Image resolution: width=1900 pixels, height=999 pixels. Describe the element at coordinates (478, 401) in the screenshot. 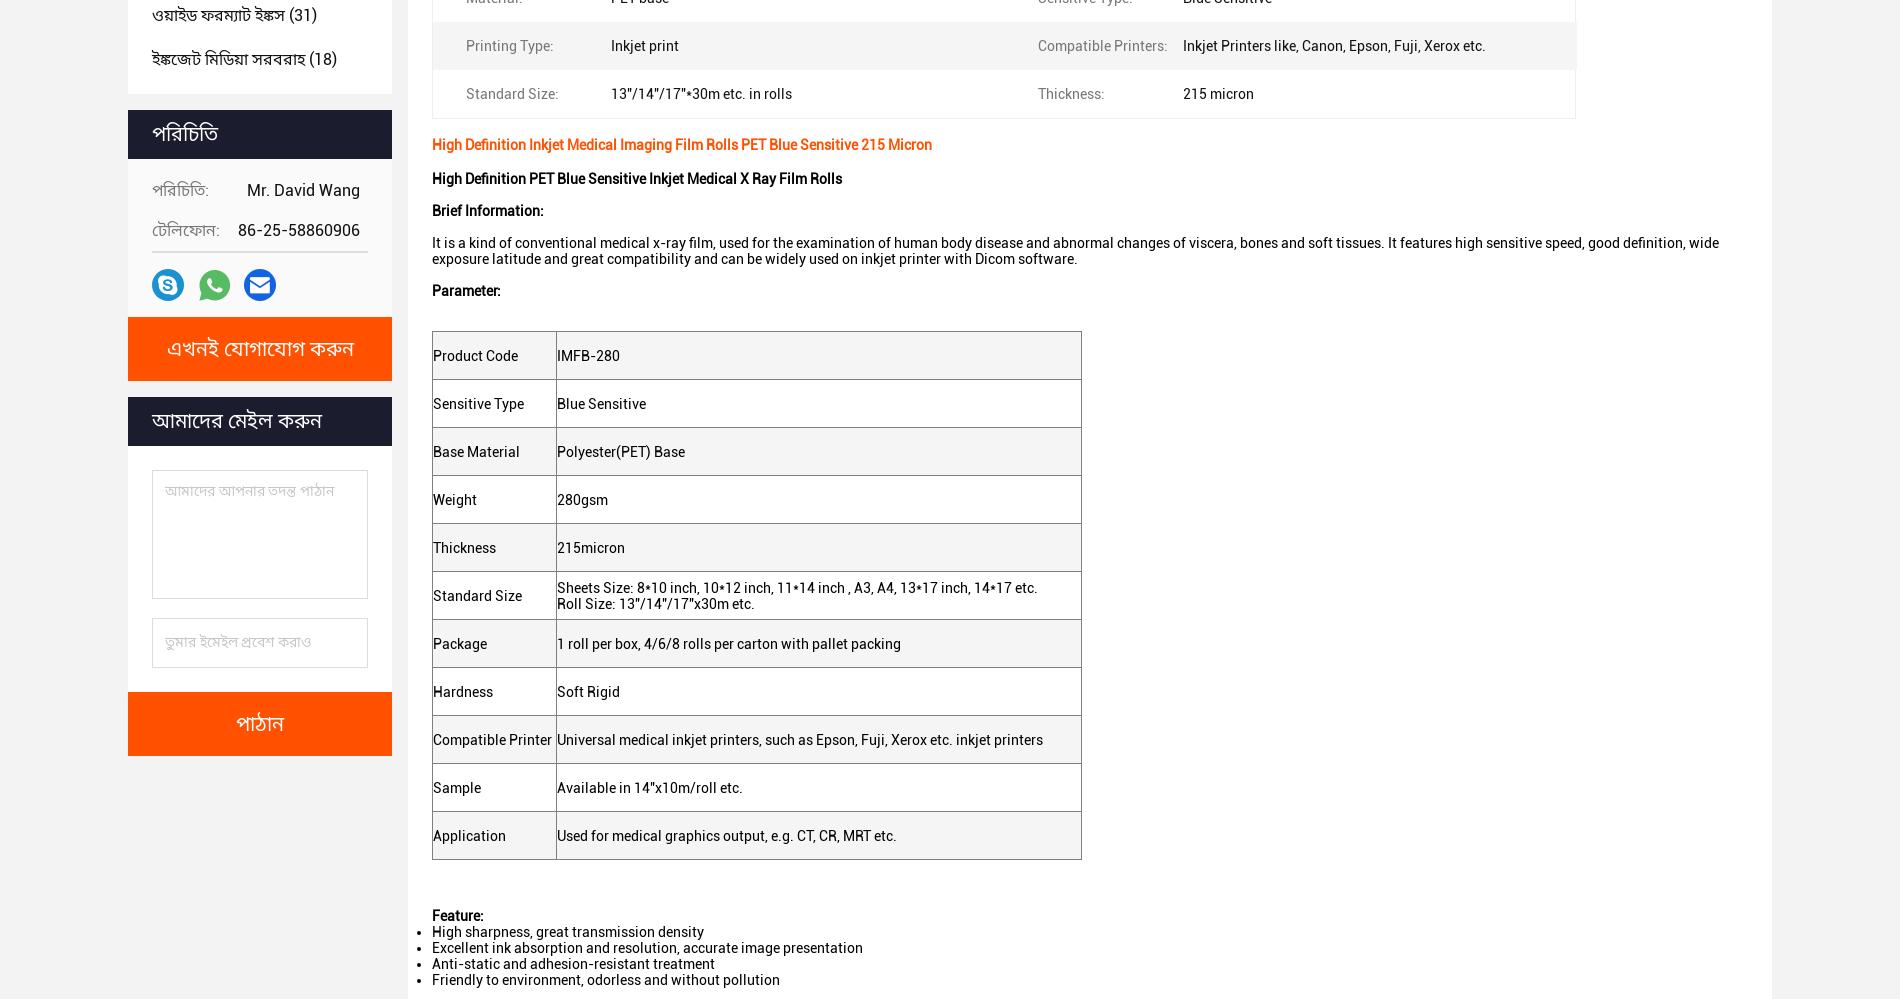

I see `'Sensitive Type'` at that location.